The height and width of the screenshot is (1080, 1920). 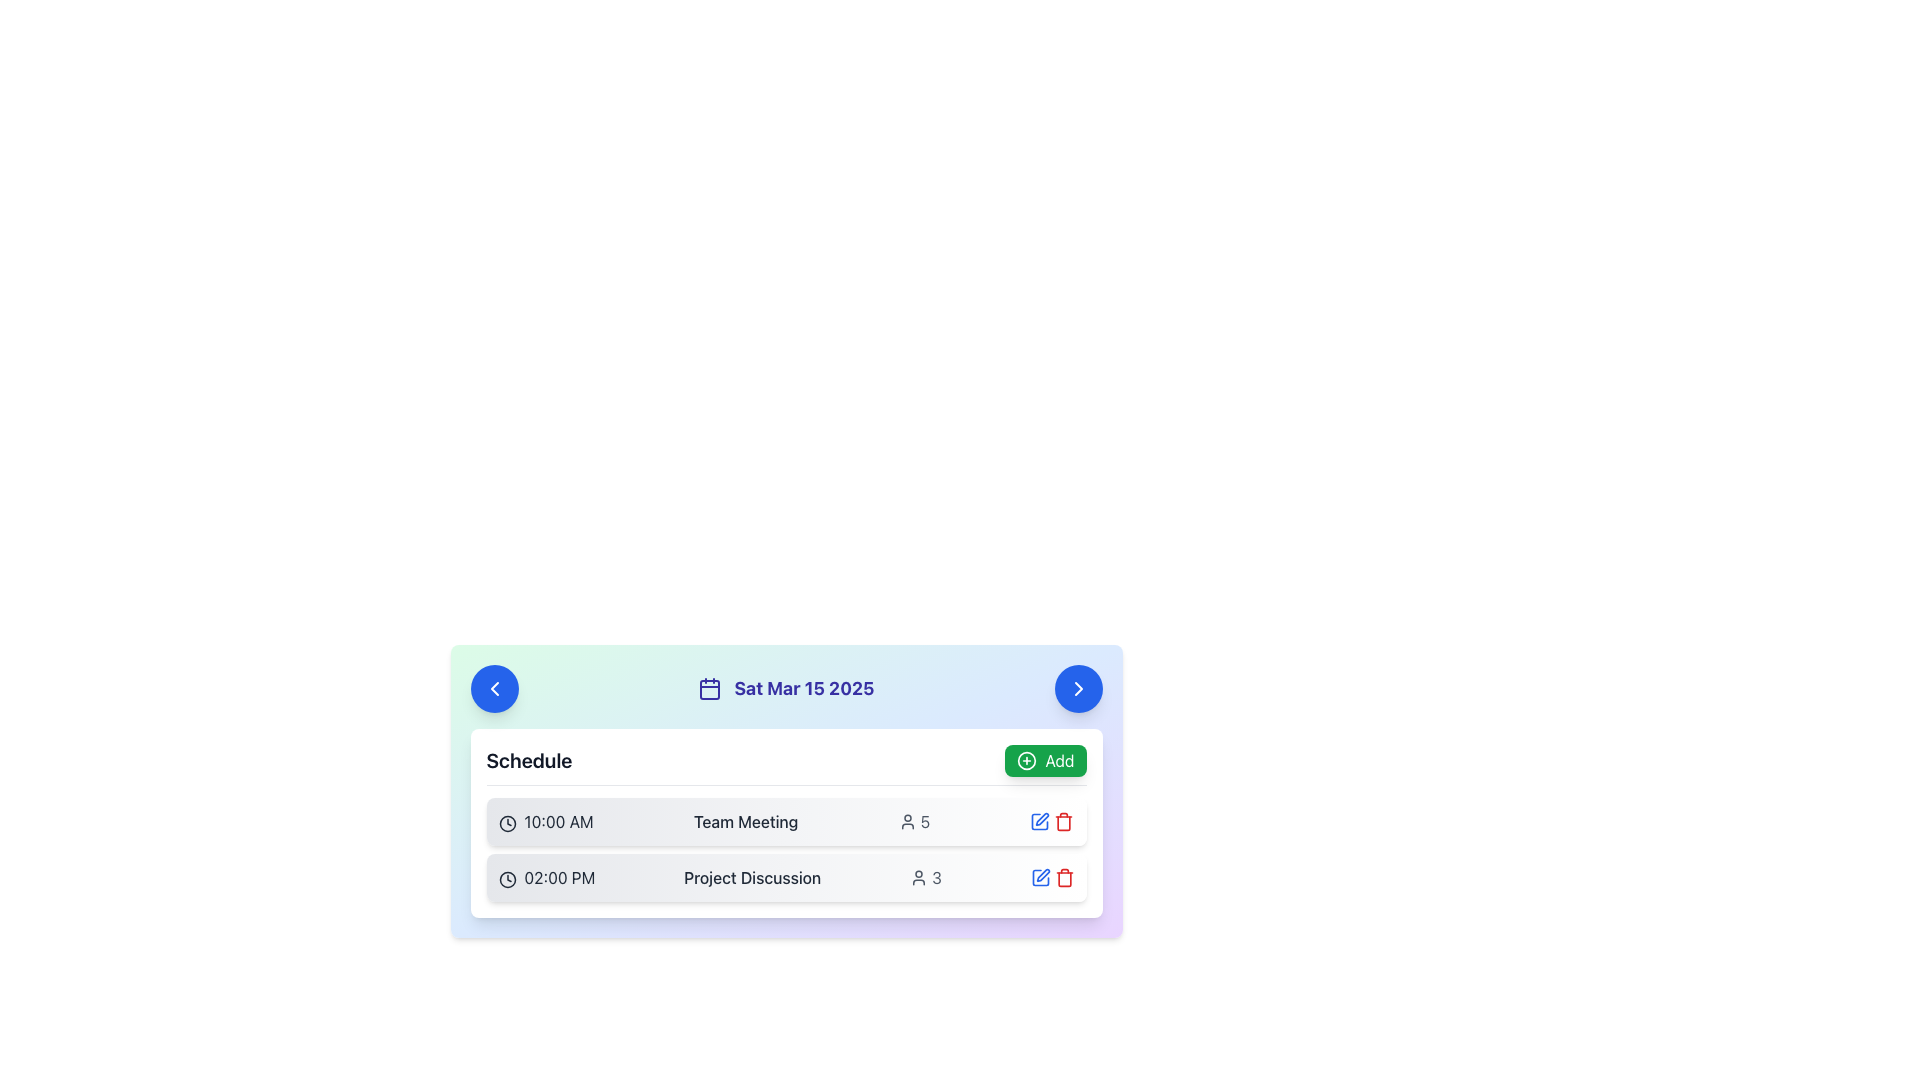 What do you see at coordinates (546, 877) in the screenshot?
I see `the text label displaying '02:00 PM' with a clock icon, located at the start of the second row in the schedule's item list` at bounding box center [546, 877].